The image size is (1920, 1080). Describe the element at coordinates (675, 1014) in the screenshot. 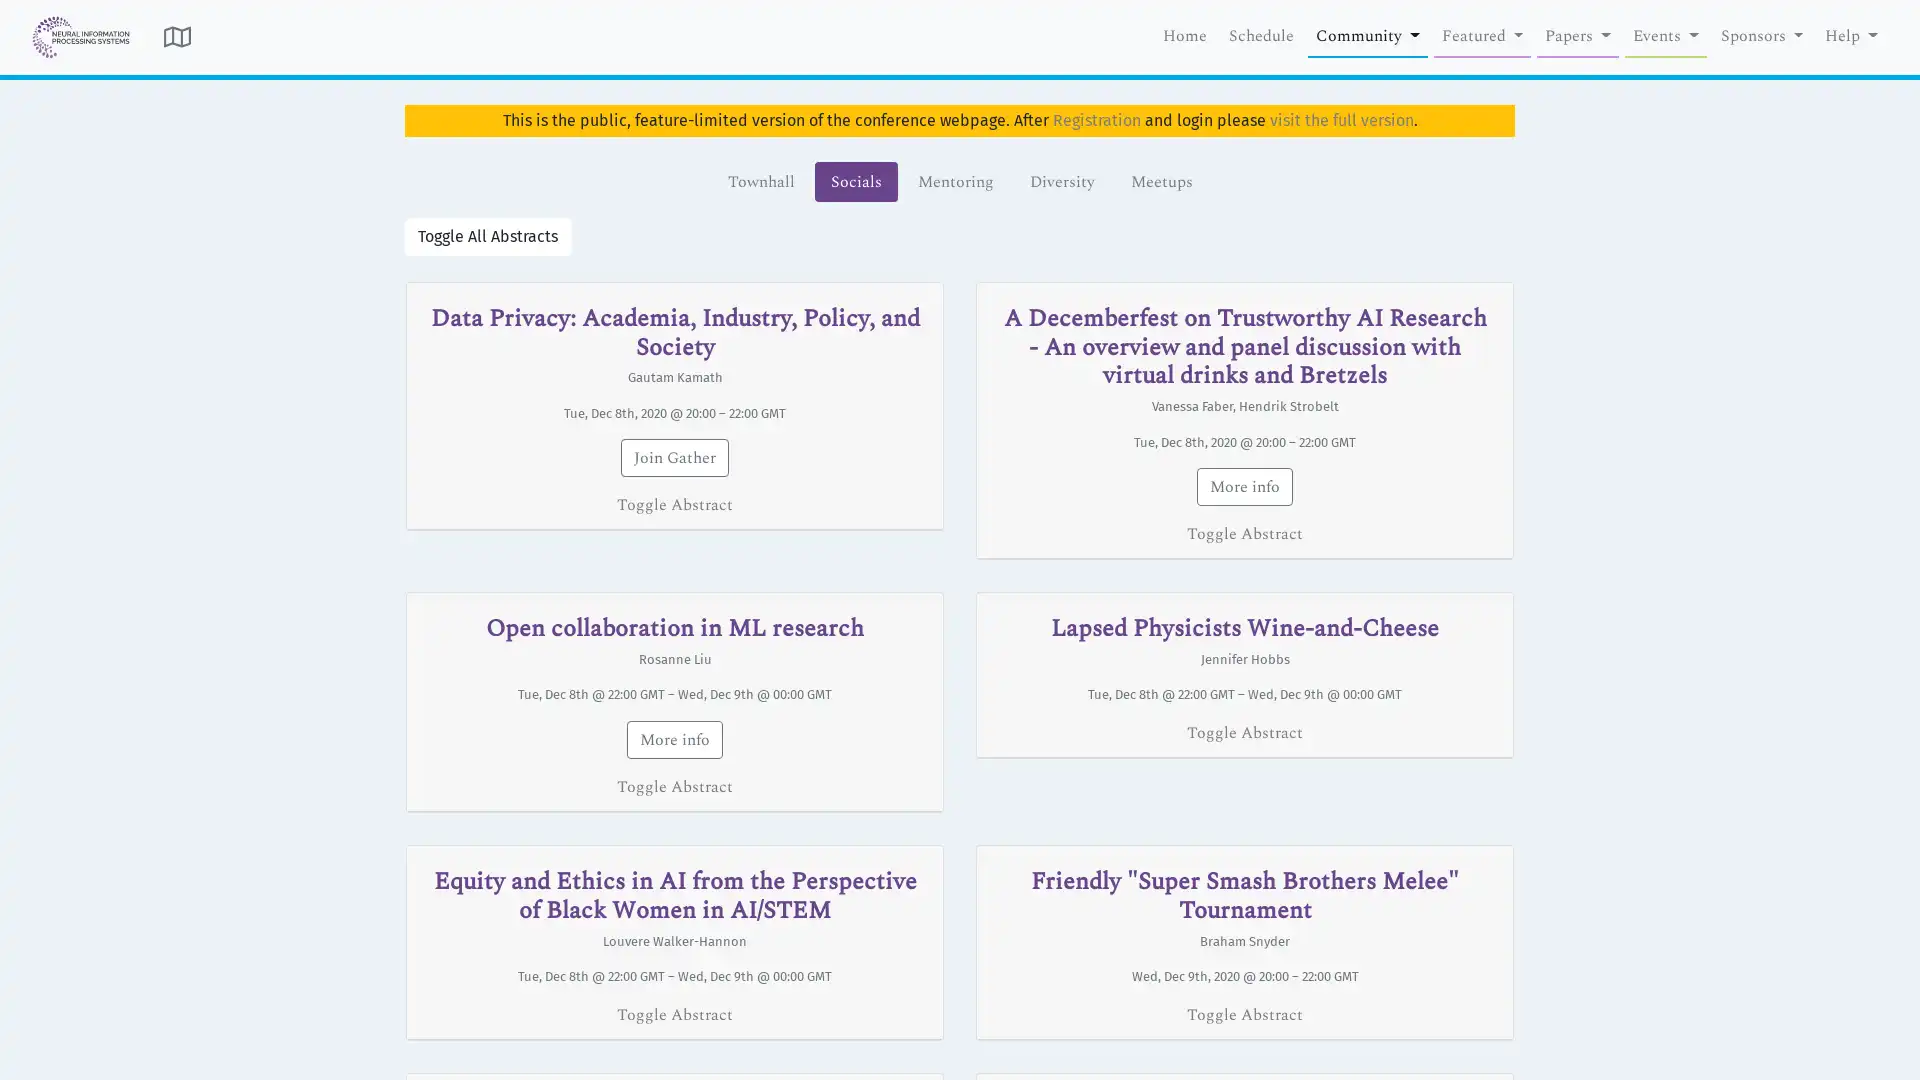

I see `Toggle Abstract` at that location.